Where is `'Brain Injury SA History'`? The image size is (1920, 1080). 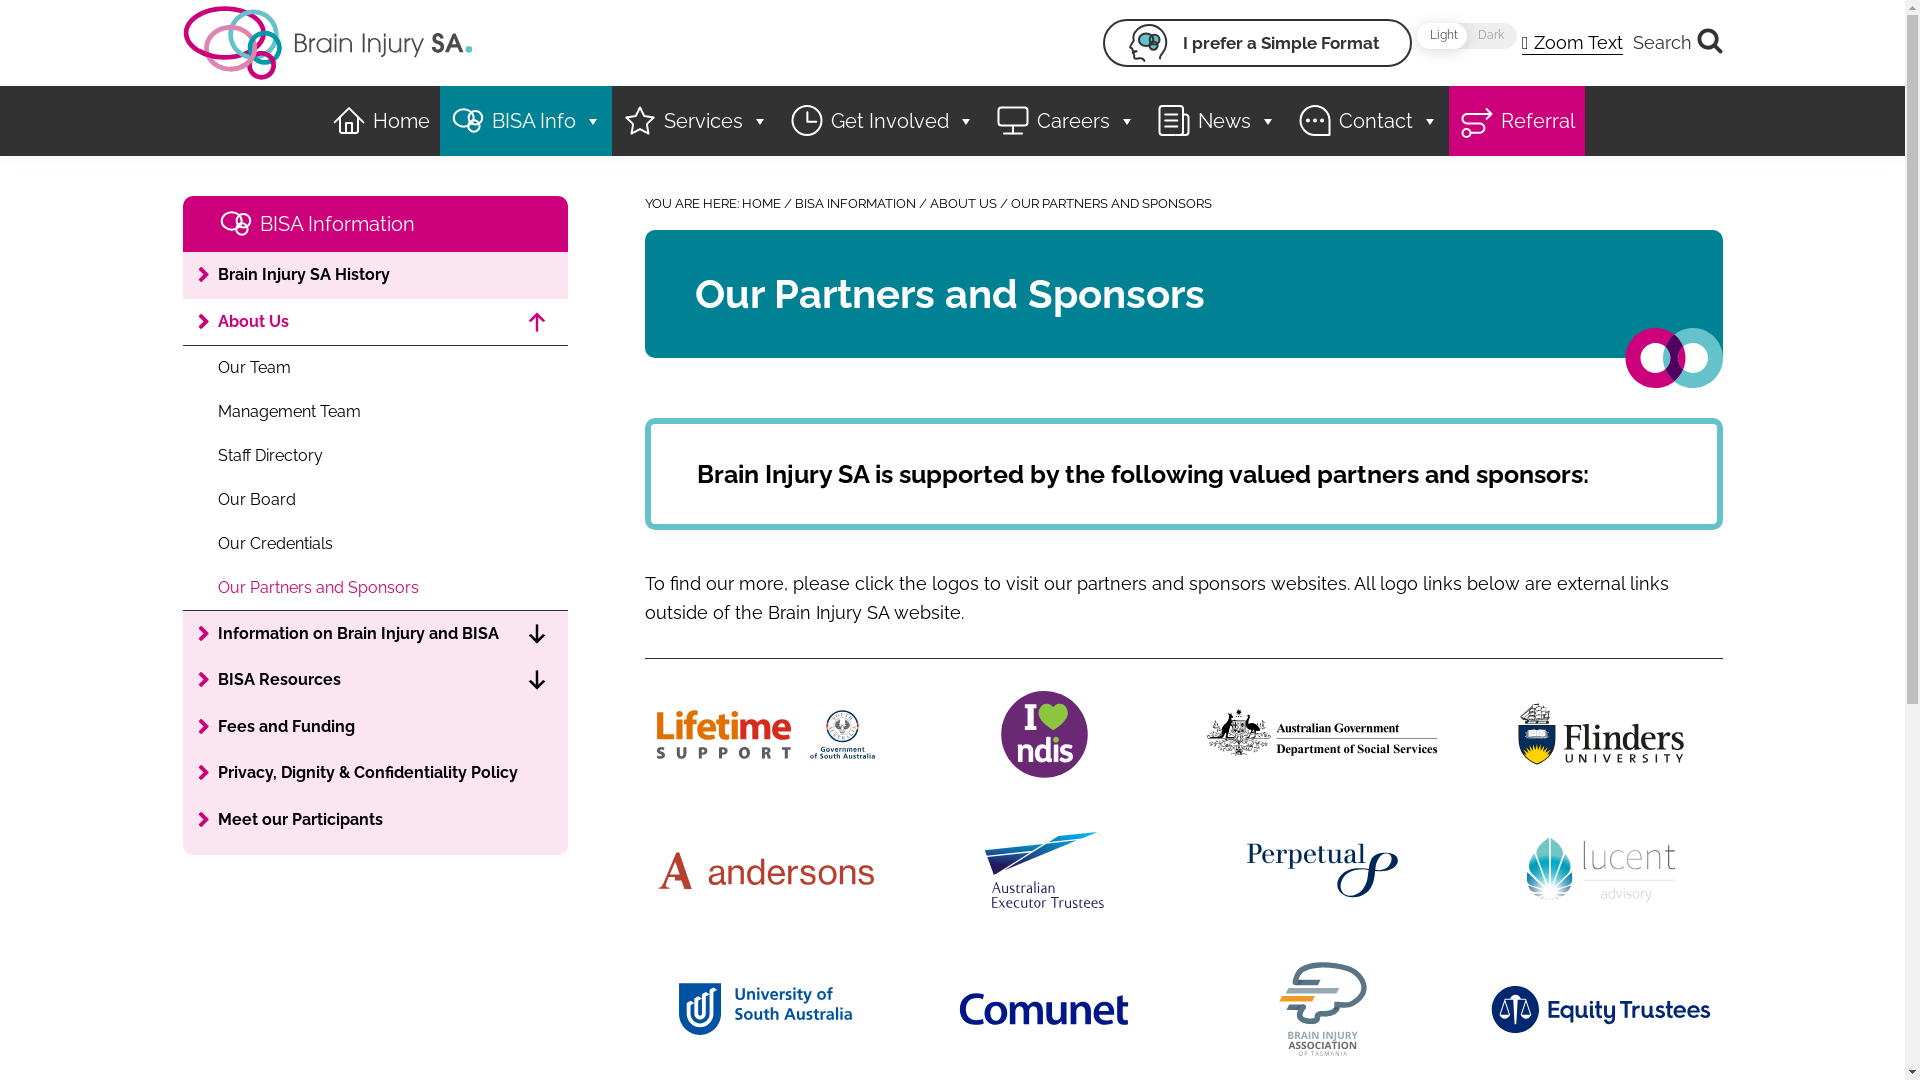
'Brain Injury SA History' is located at coordinates (374, 274).